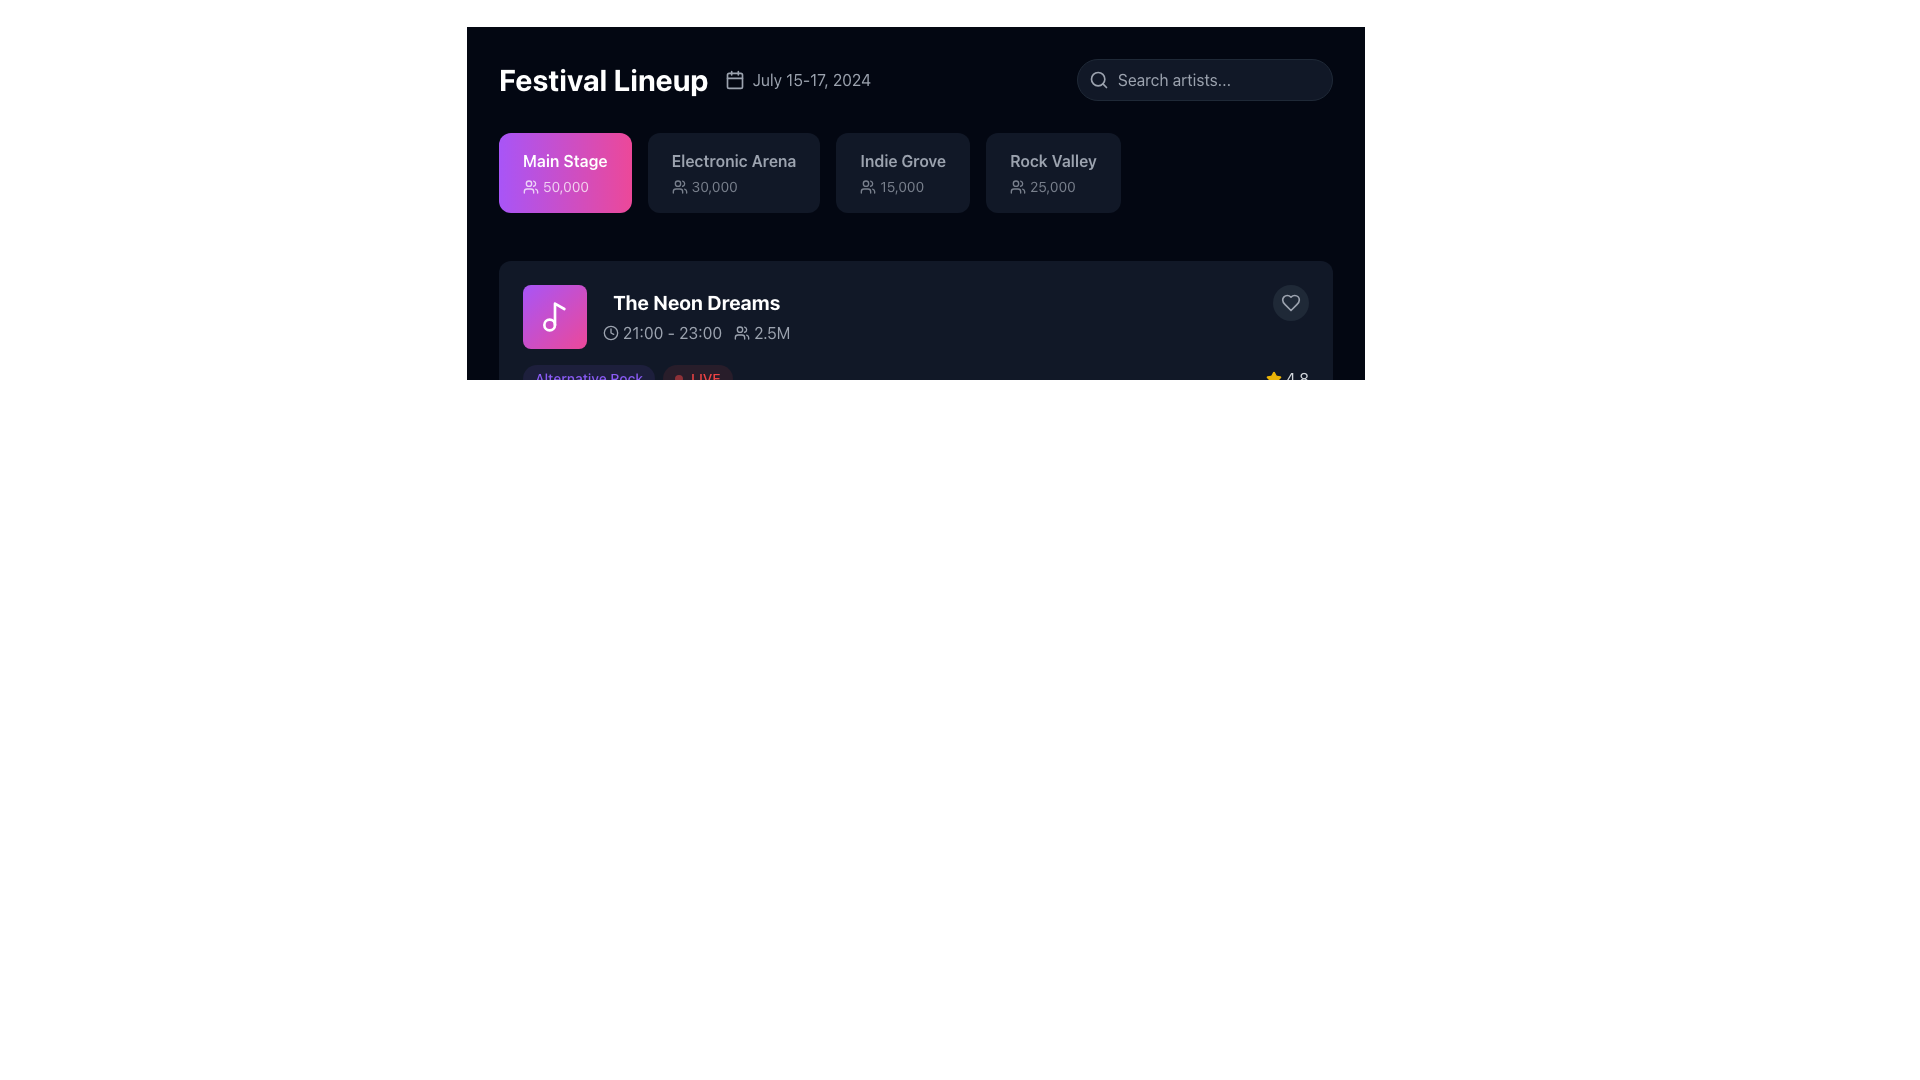 Image resolution: width=1920 pixels, height=1080 pixels. Describe the element at coordinates (549, 323) in the screenshot. I see `the small circle within the musical note icon that is part of the 'The Neon Dreams' card, located in the upper left region of the purple square block` at that location.